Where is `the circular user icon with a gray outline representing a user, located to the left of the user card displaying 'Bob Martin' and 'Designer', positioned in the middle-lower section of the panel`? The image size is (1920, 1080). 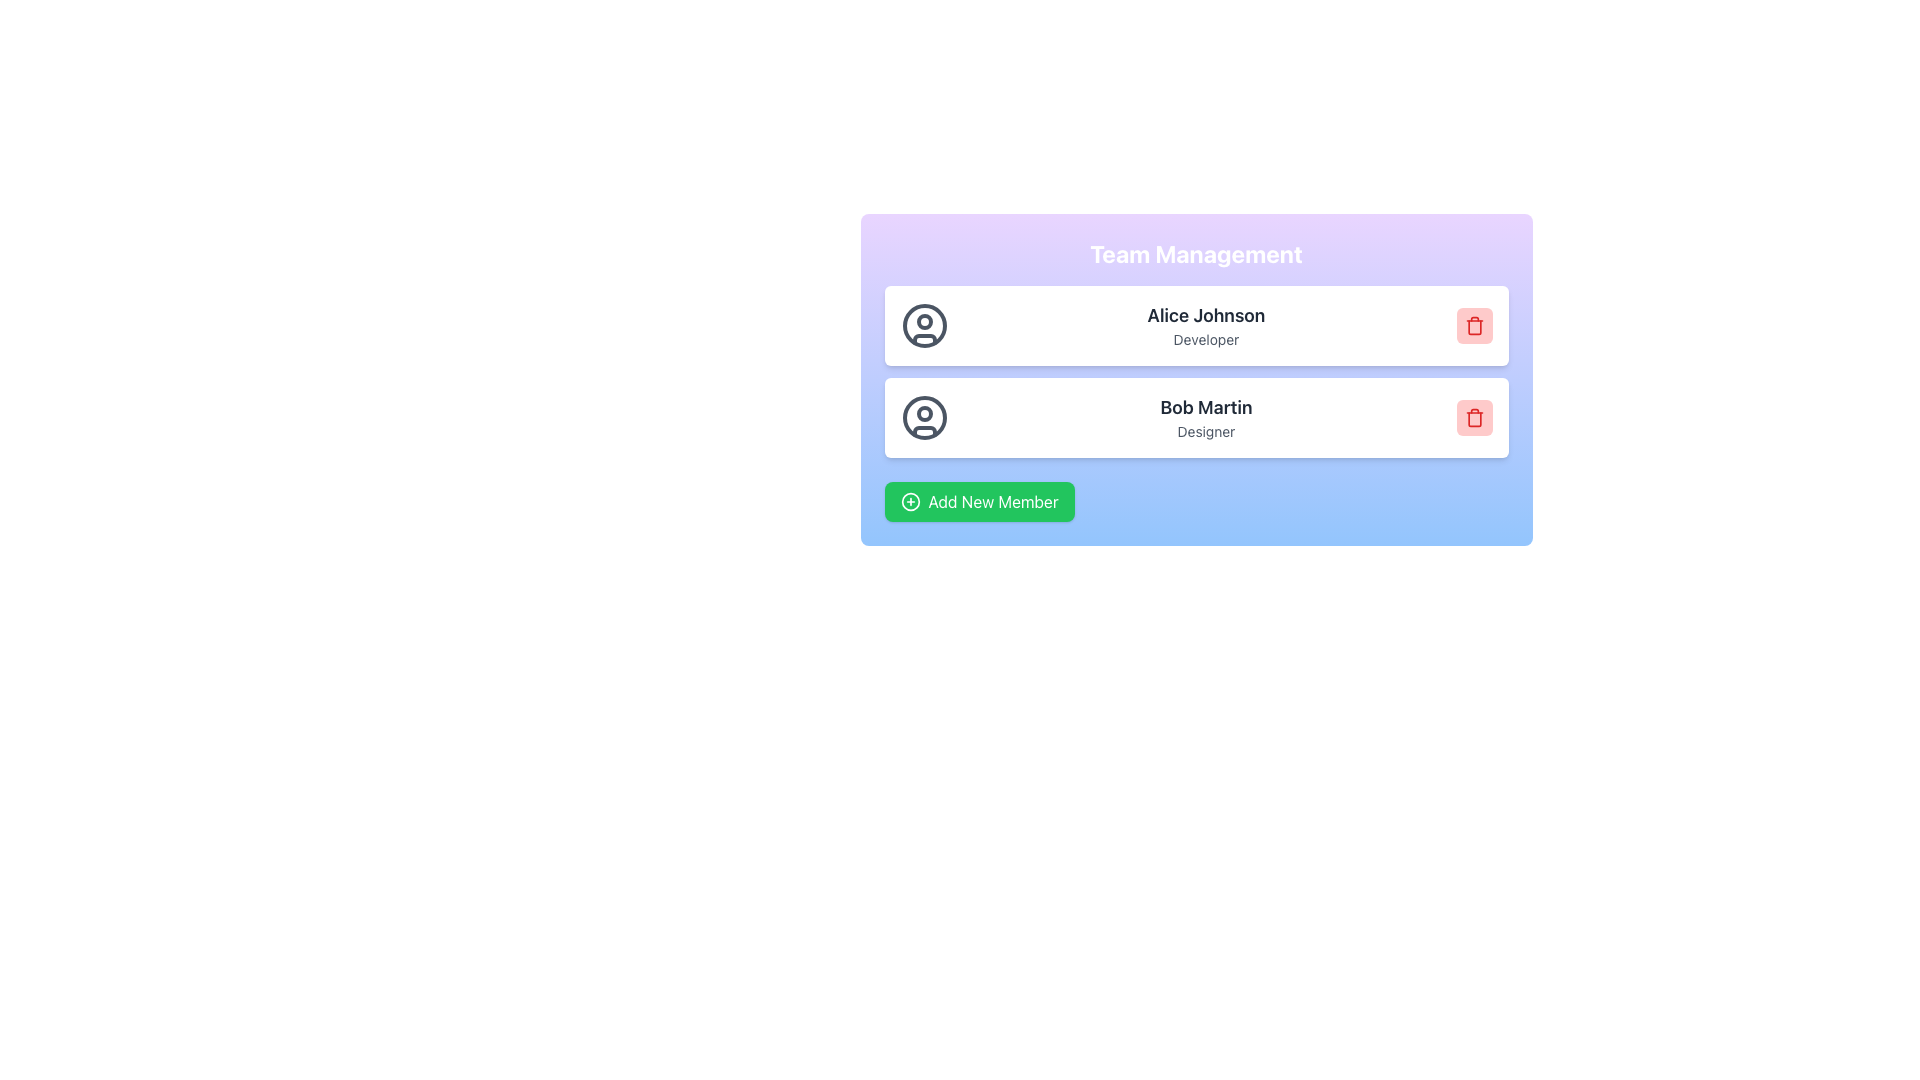
the circular user icon with a gray outline representing a user, located to the left of the user card displaying 'Bob Martin' and 'Designer', positioned in the middle-lower section of the panel is located at coordinates (923, 416).